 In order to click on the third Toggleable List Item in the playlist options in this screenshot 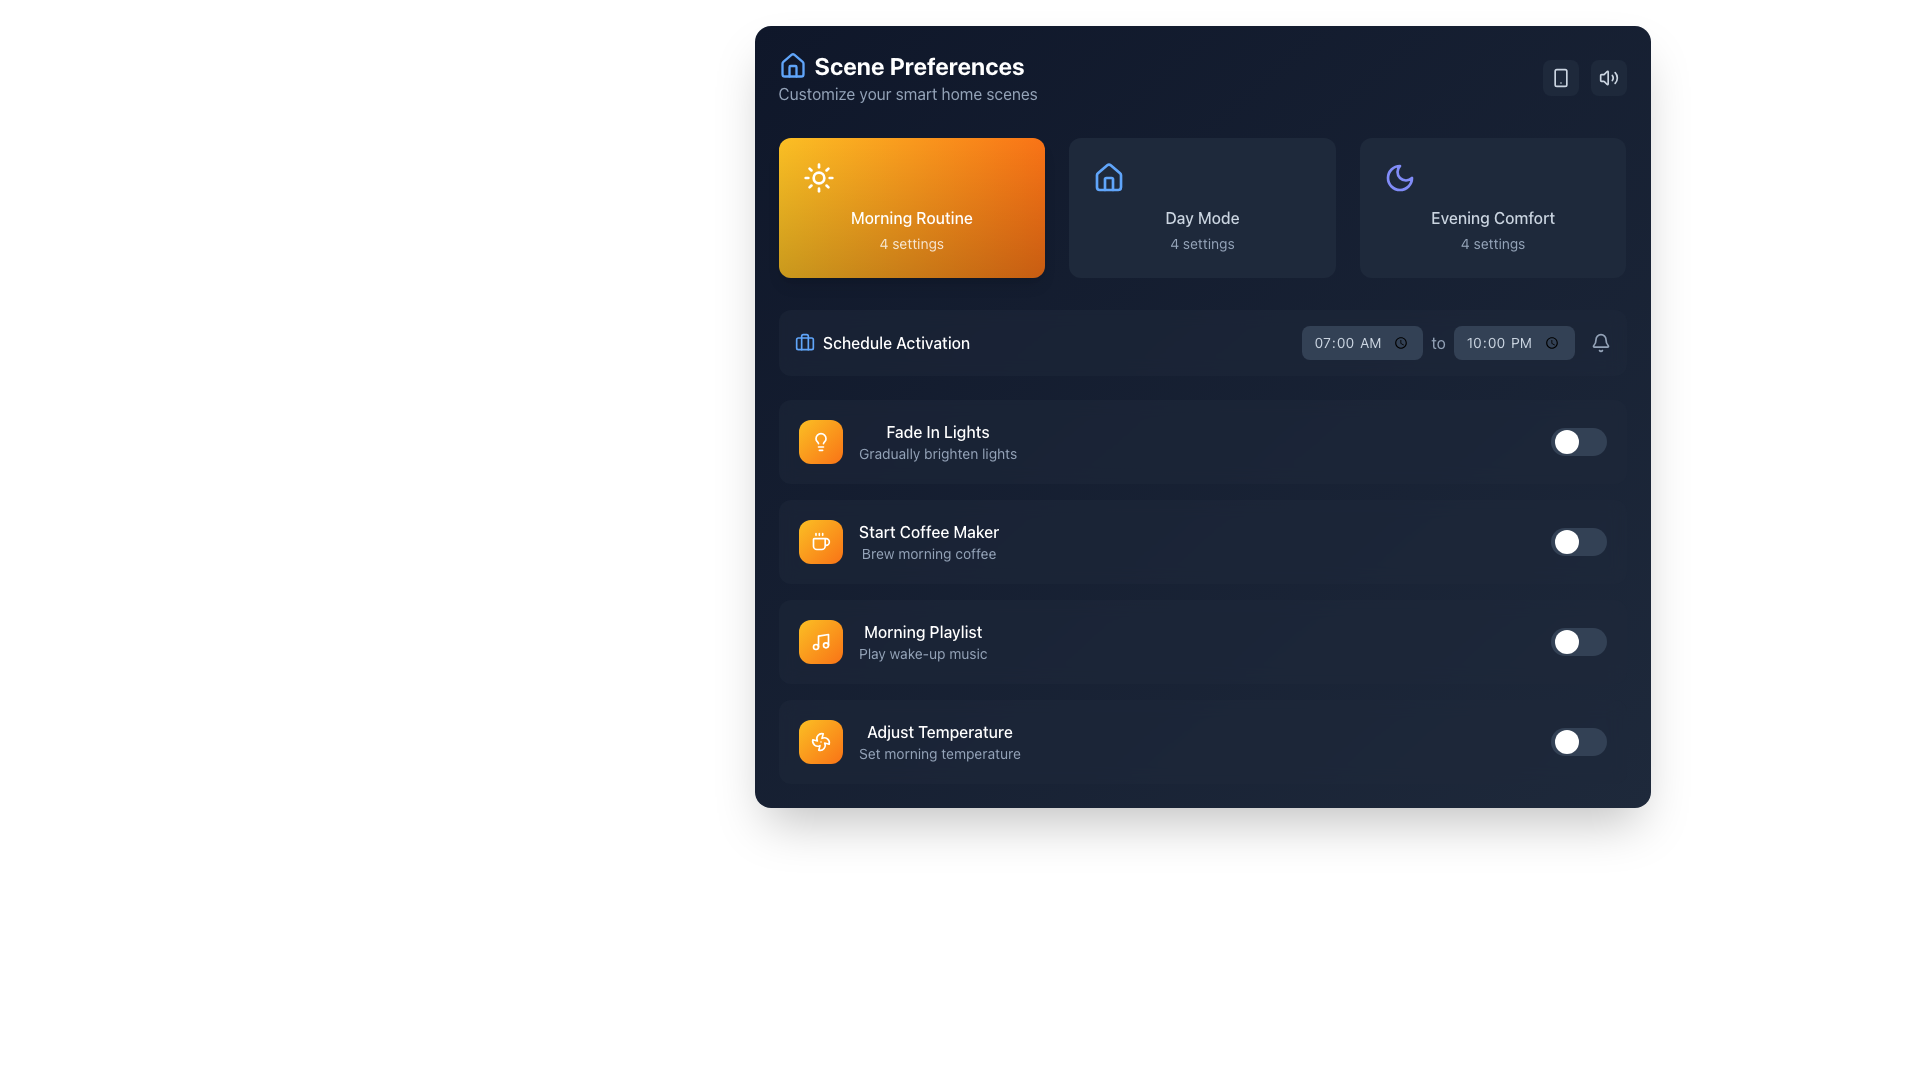, I will do `click(1201, 641)`.